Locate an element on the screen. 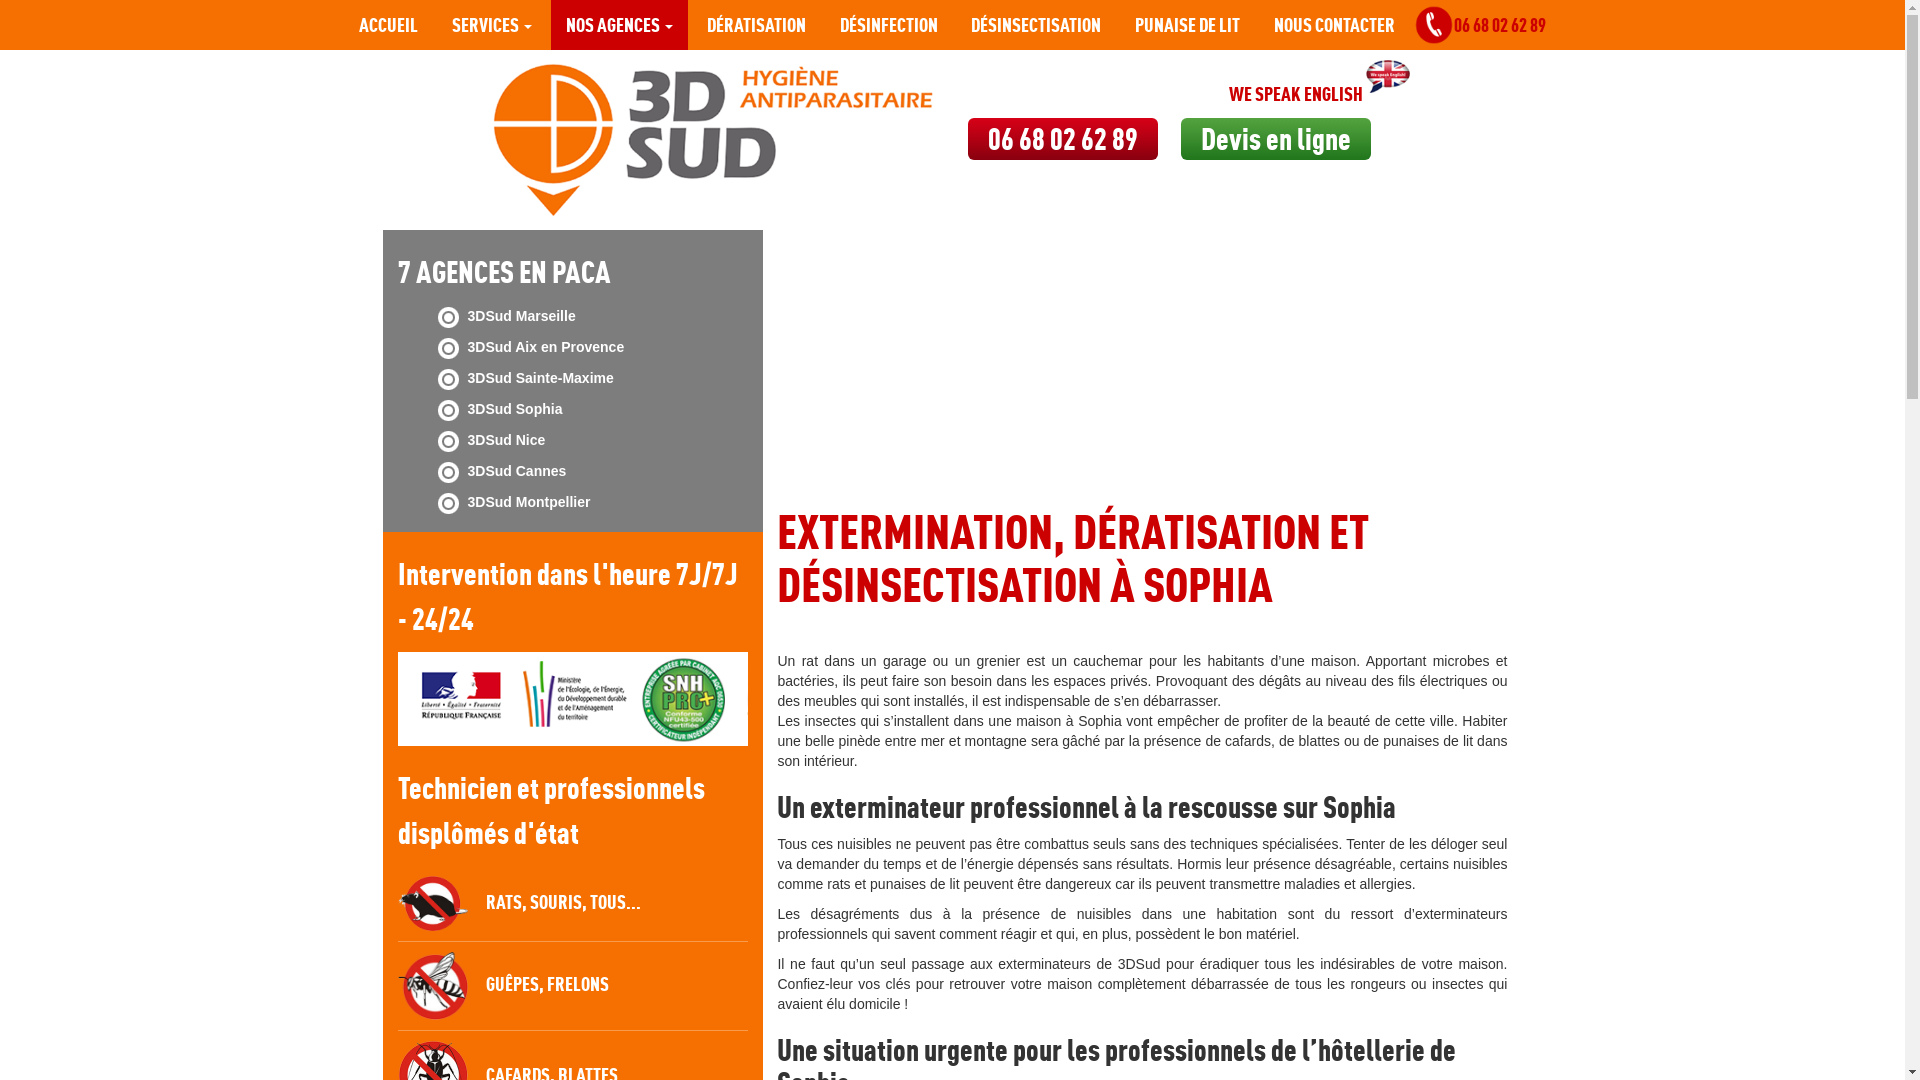  '06 68 02 62 89' is located at coordinates (1061, 138).